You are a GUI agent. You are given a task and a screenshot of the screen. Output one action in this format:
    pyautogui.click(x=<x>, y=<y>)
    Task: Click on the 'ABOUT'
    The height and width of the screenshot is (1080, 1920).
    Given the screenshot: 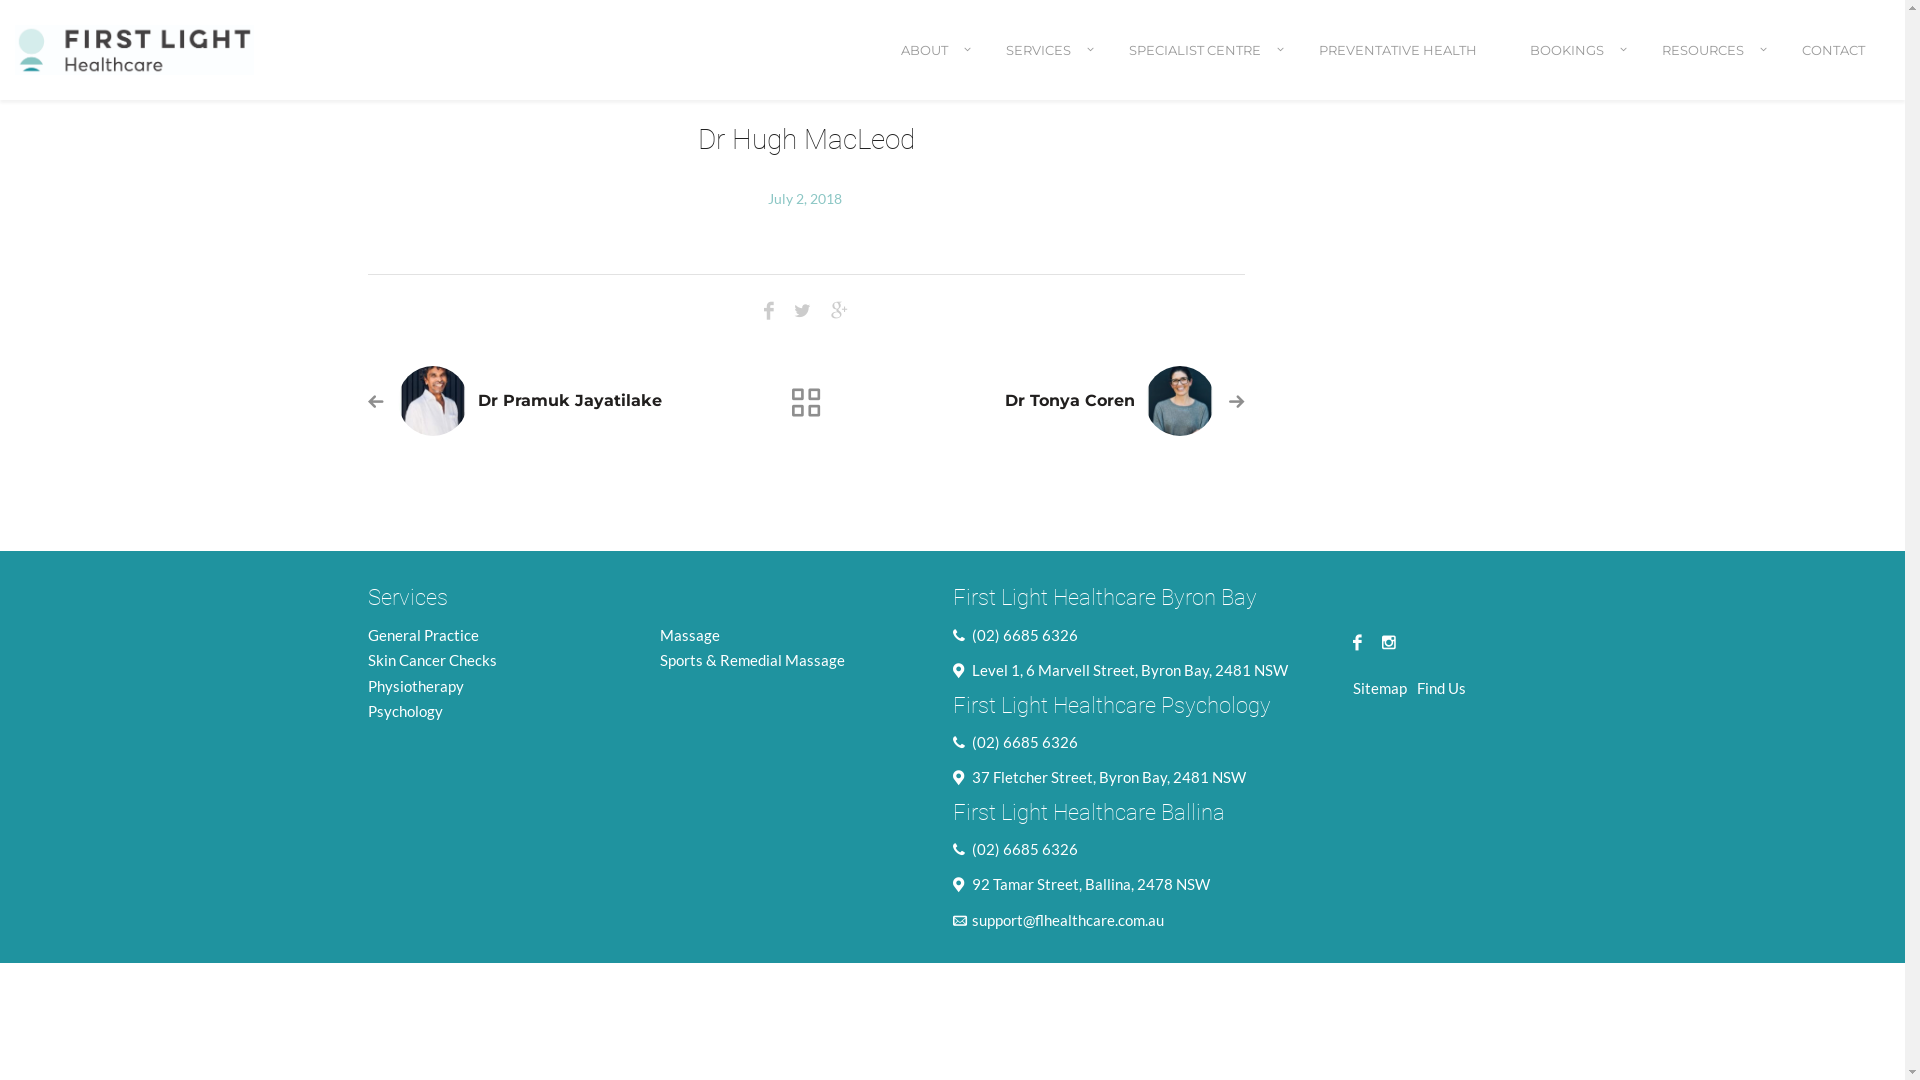 What is the action you would take?
    pyautogui.click(x=925, y=66)
    